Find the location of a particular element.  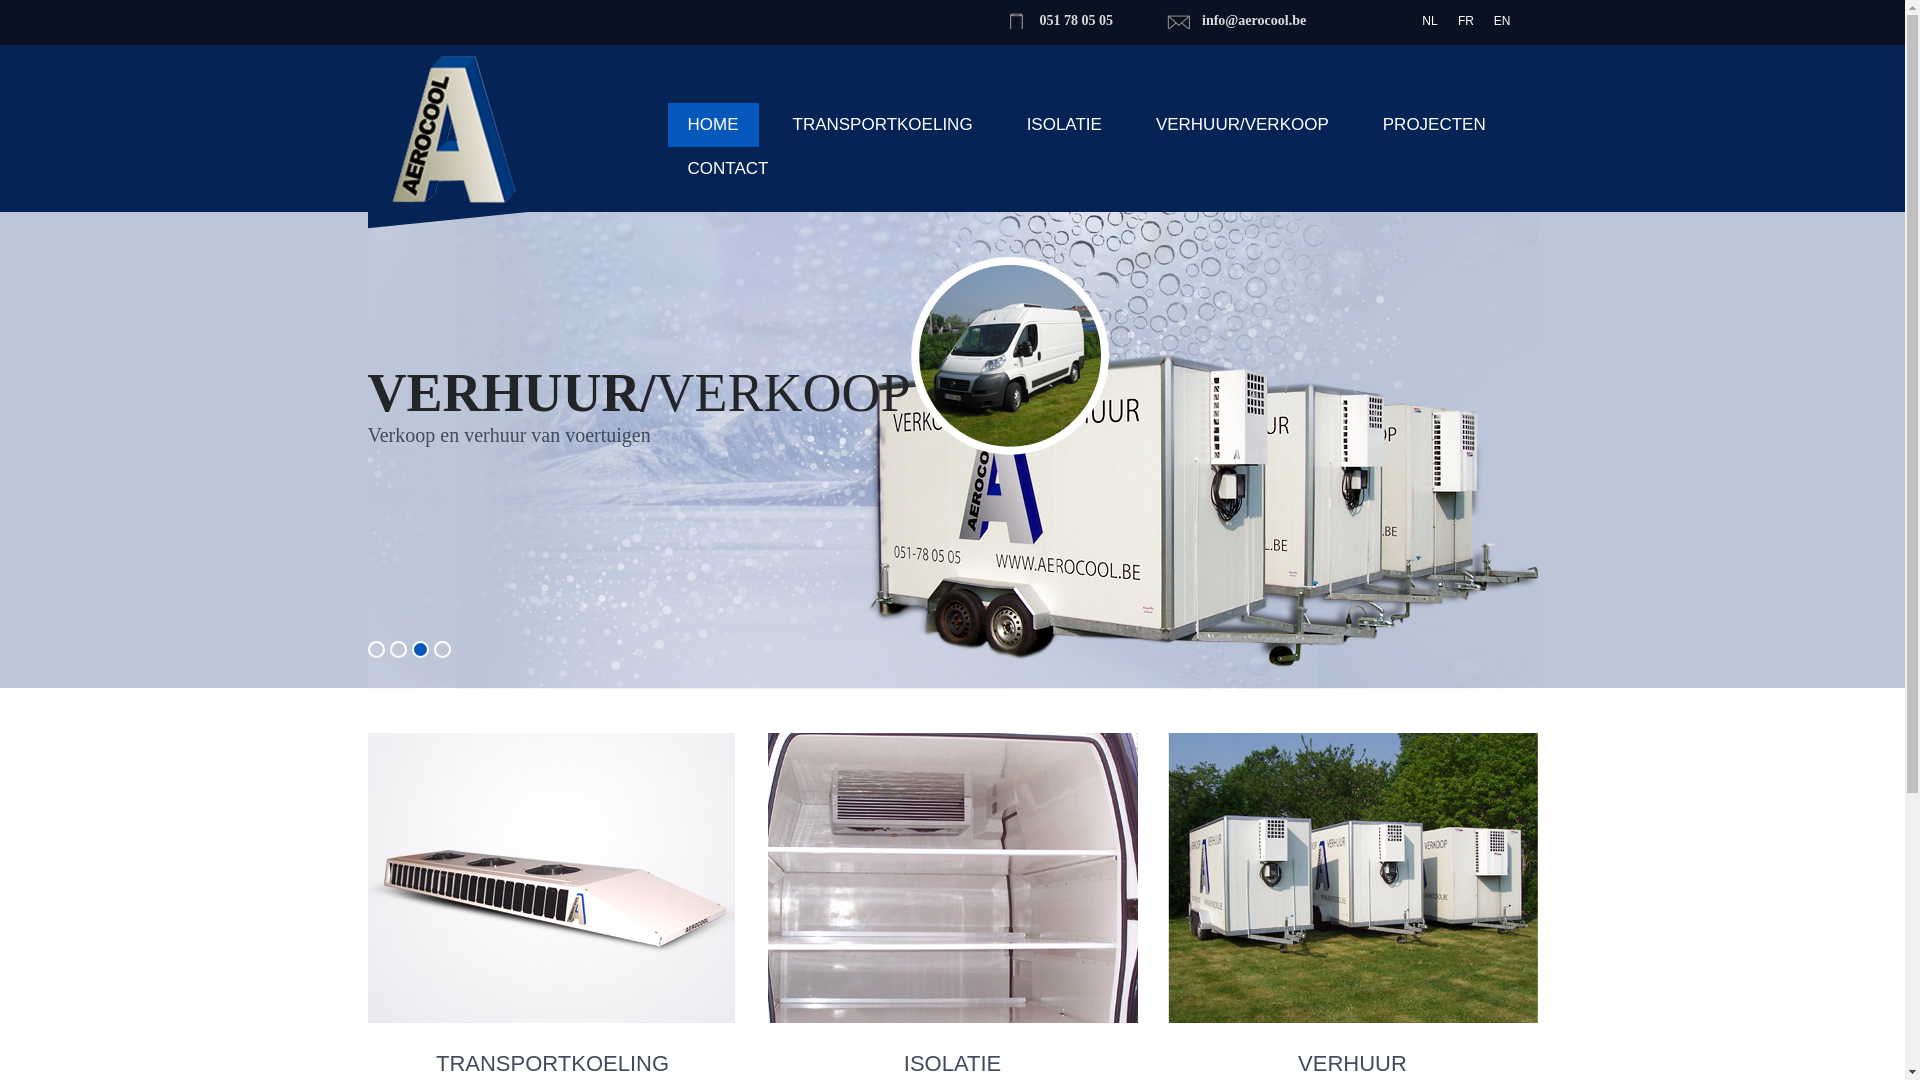

'CONTACT' is located at coordinates (727, 168).